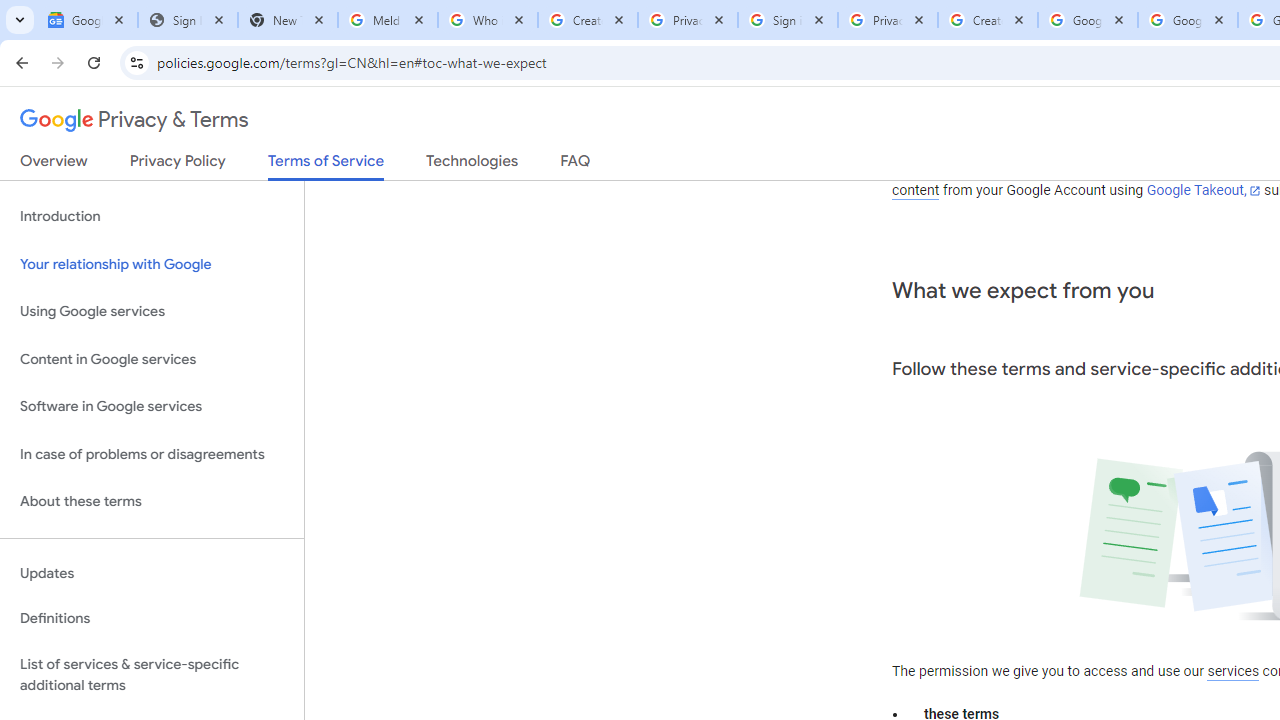  Describe the element at coordinates (151, 501) in the screenshot. I see `'About these terms'` at that location.